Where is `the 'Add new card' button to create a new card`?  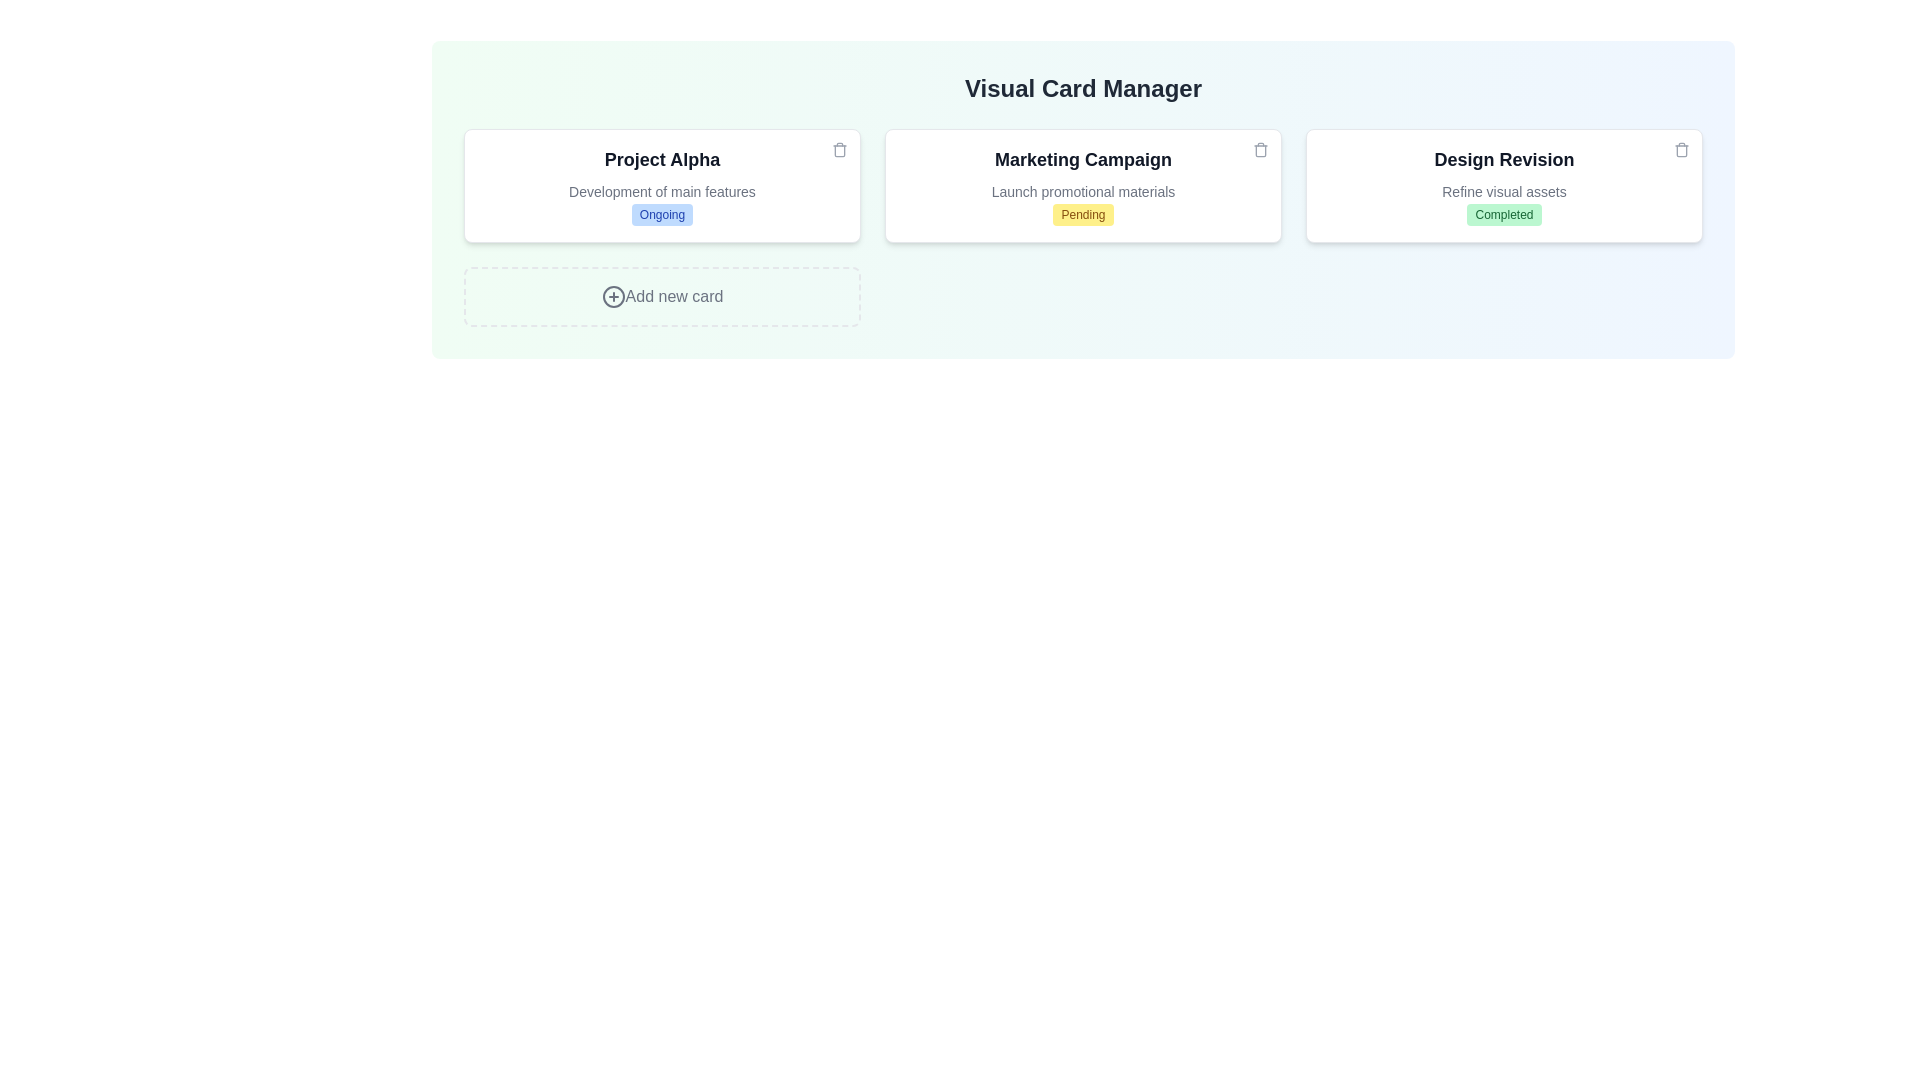
the 'Add new card' button to create a new card is located at coordinates (662, 297).